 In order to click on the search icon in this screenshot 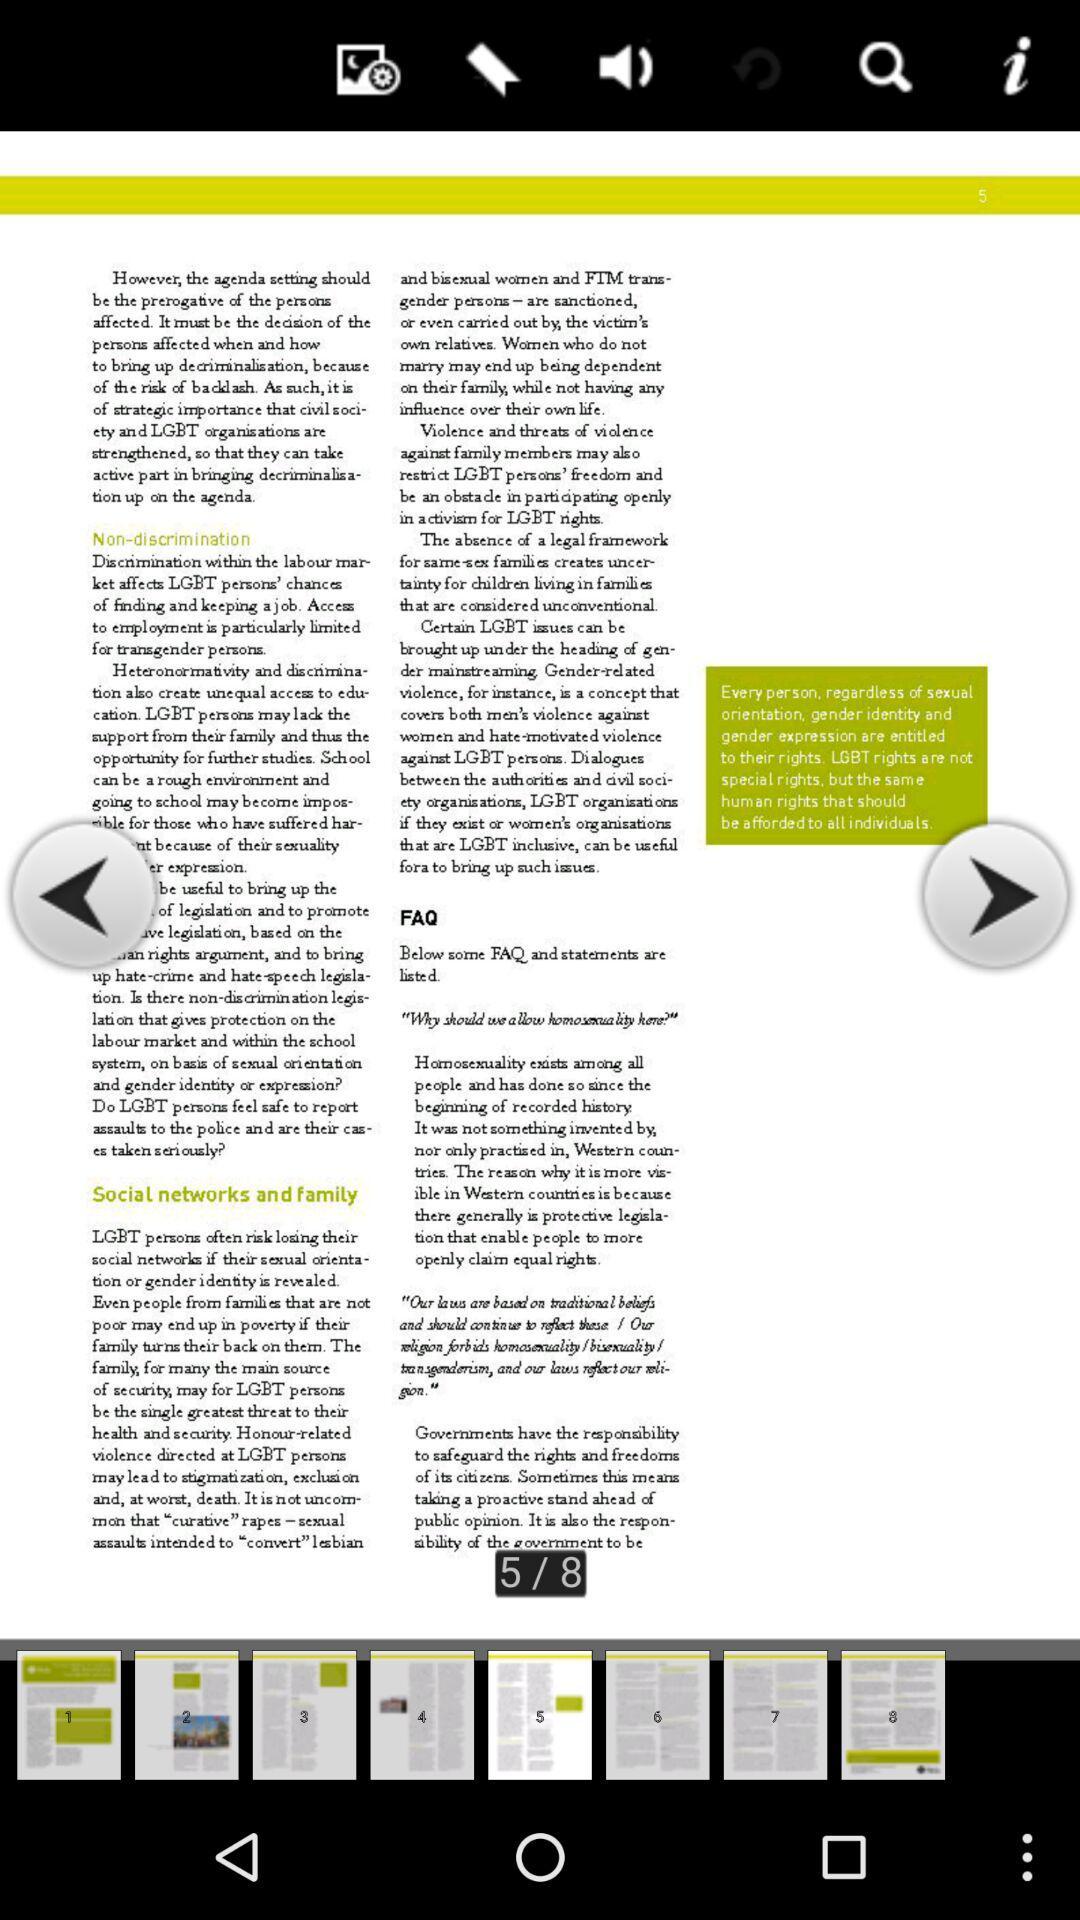, I will do `click(882, 70)`.